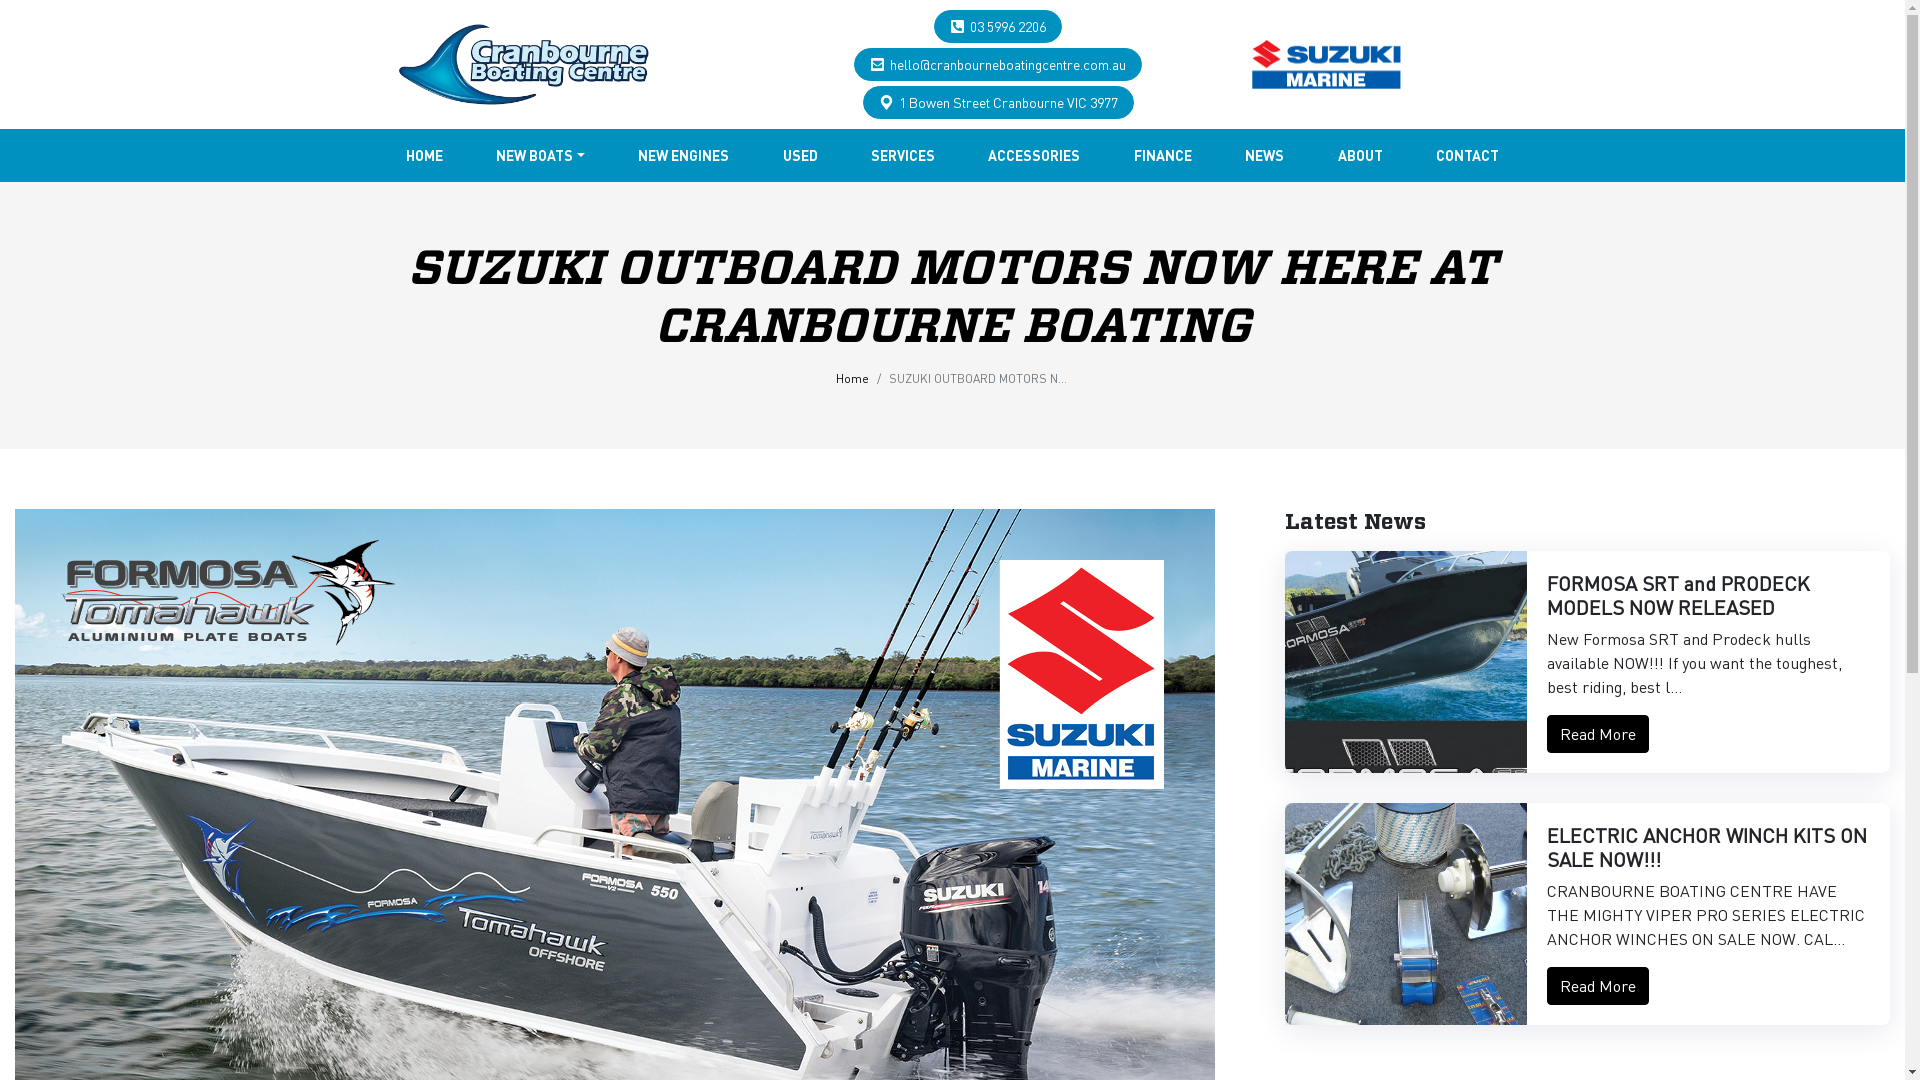 The image size is (1920, 1080). Describe the element at coordinates (901, 154) in the screenshot. I see `'SERVICES'` at that location.